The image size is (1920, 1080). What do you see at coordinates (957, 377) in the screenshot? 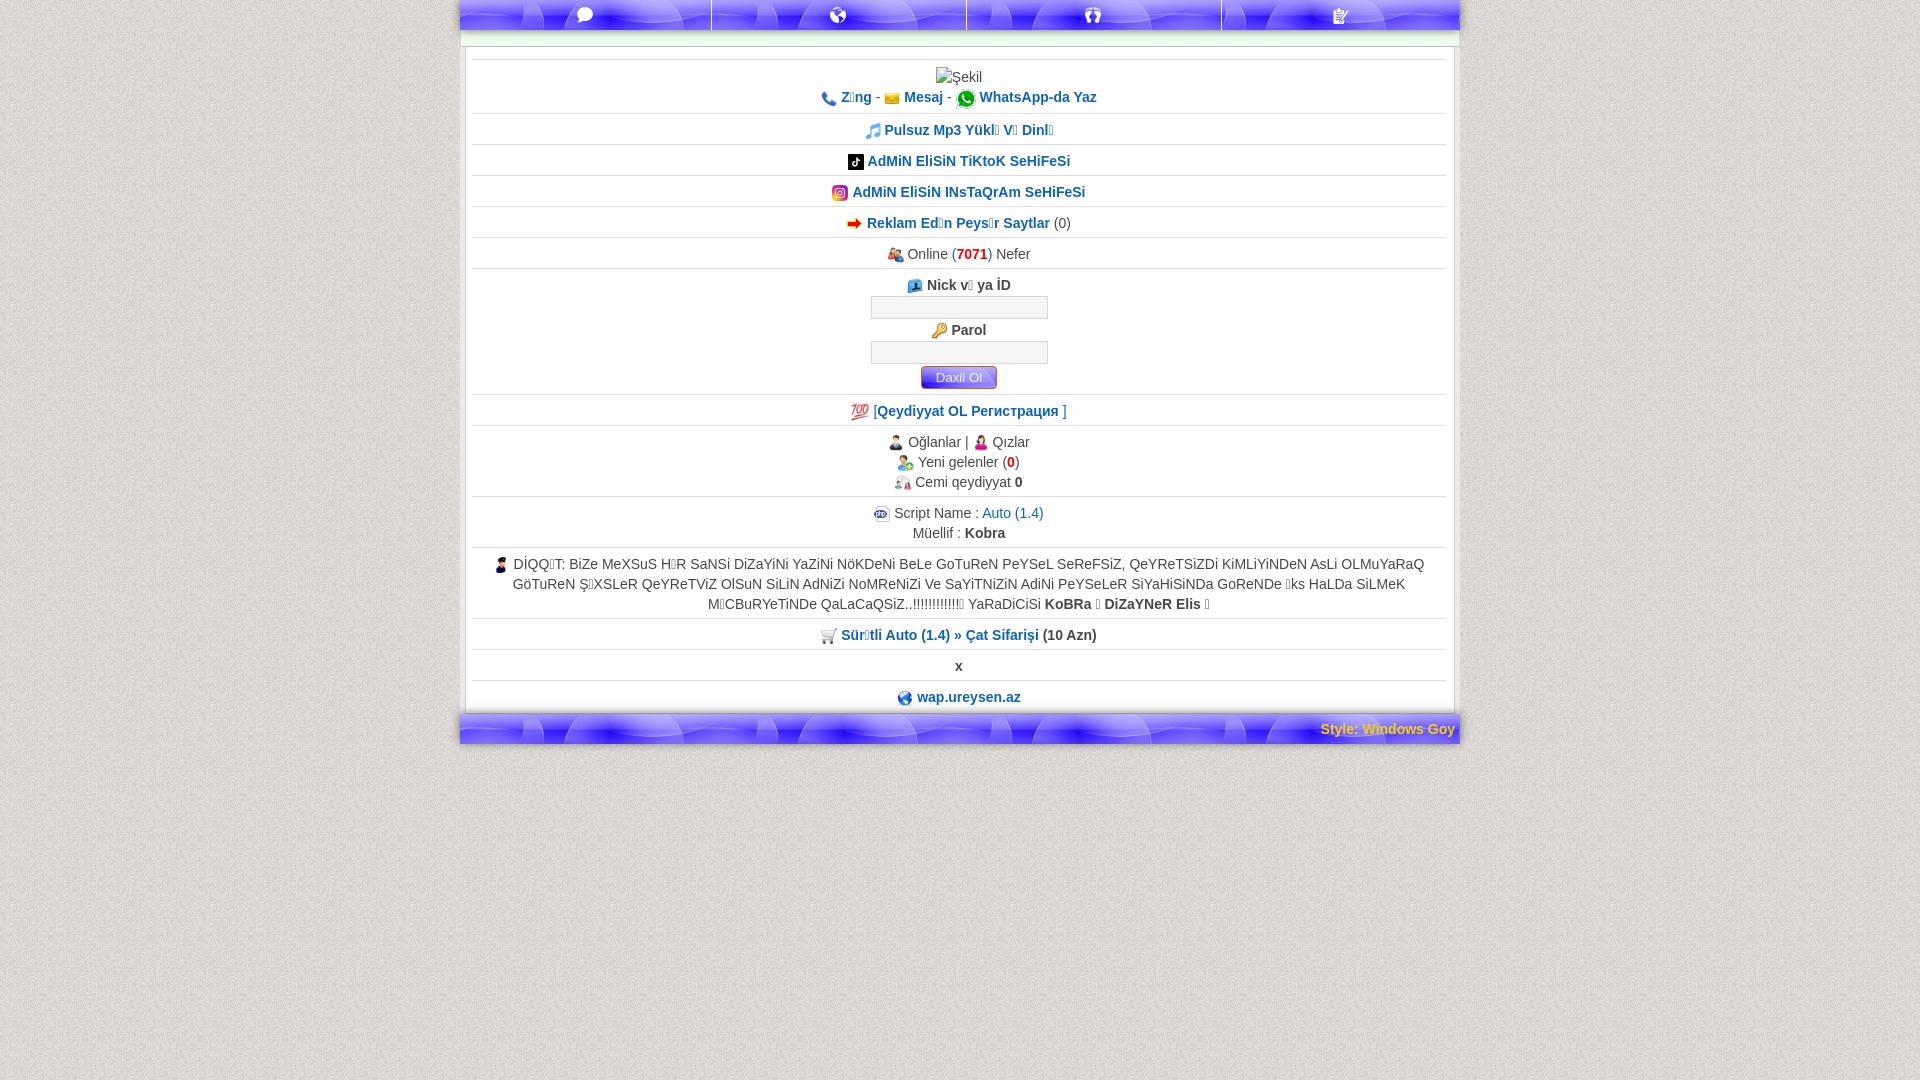
I see `'Daxil Ol'` at bounding box center [957, 377].